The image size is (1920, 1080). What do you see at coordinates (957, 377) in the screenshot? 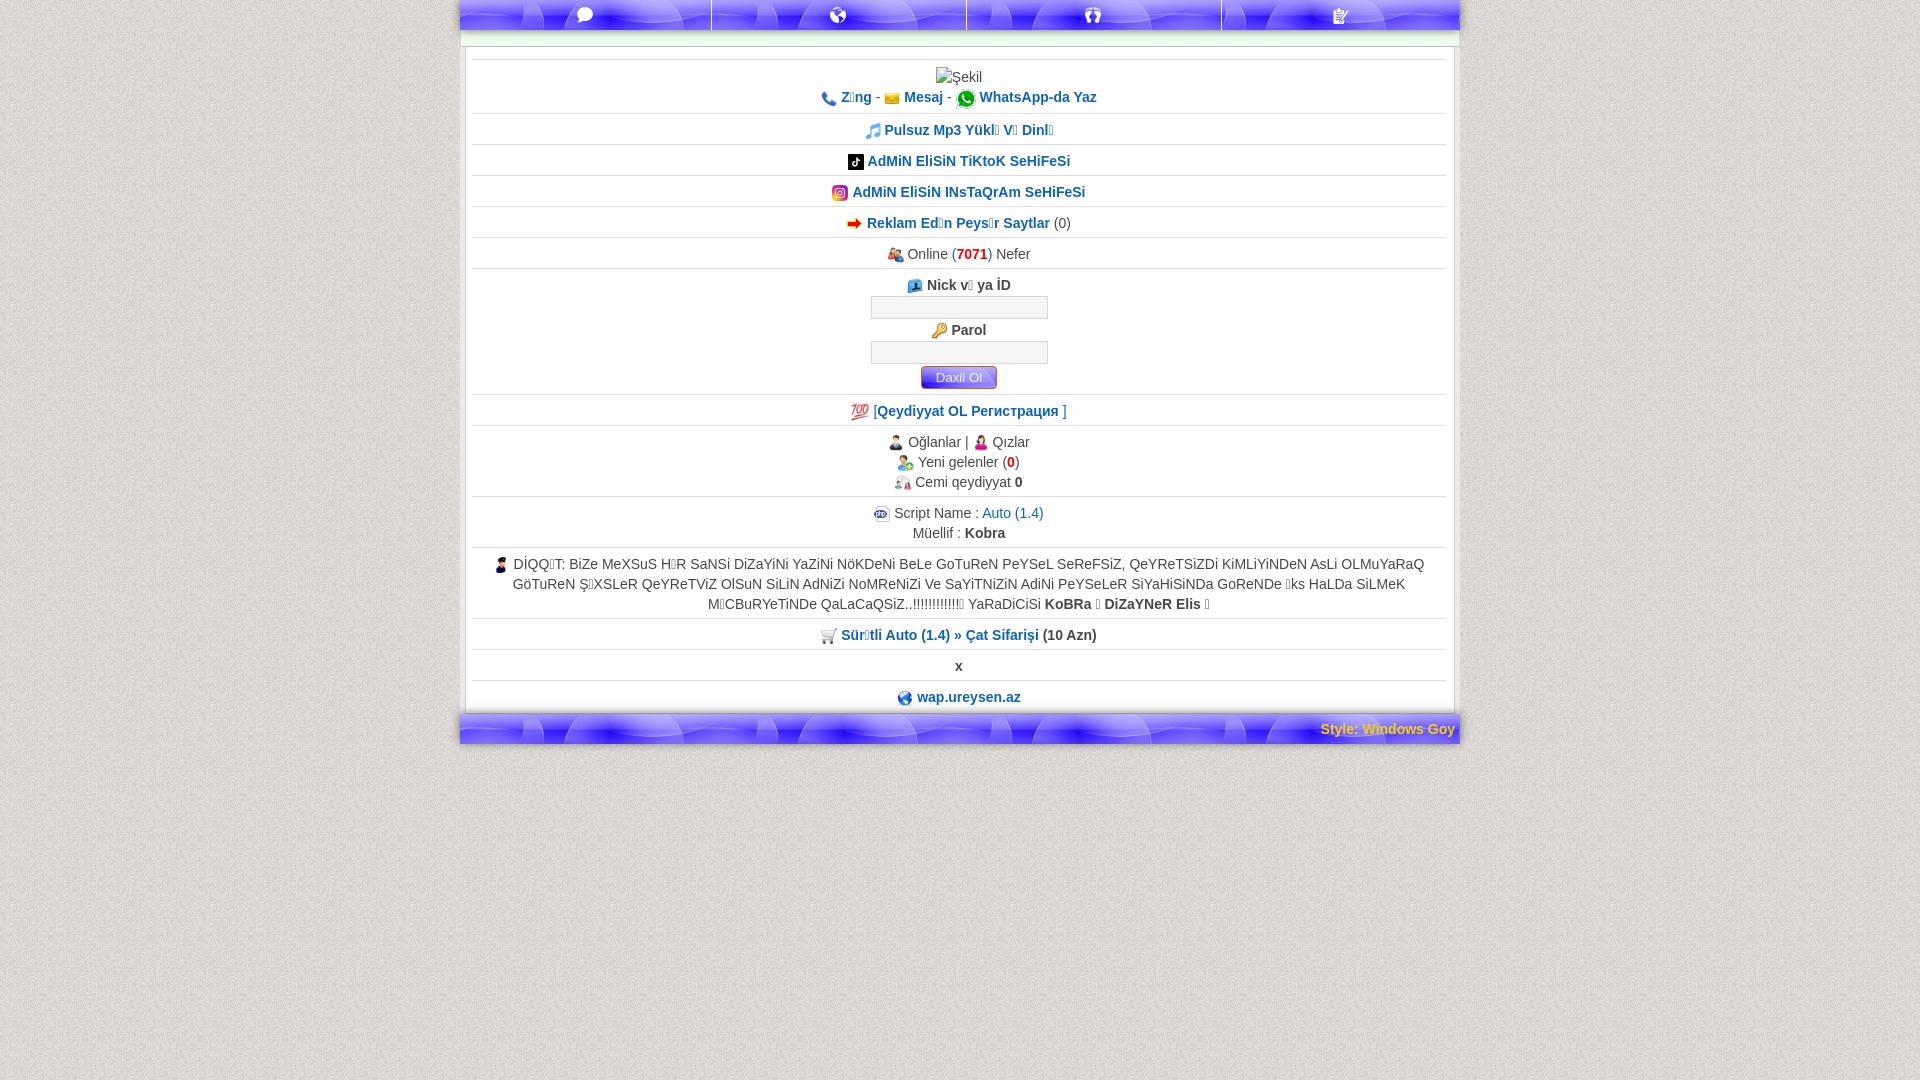
I see `'Daxil Ol'` at bounding box center [957, 377].